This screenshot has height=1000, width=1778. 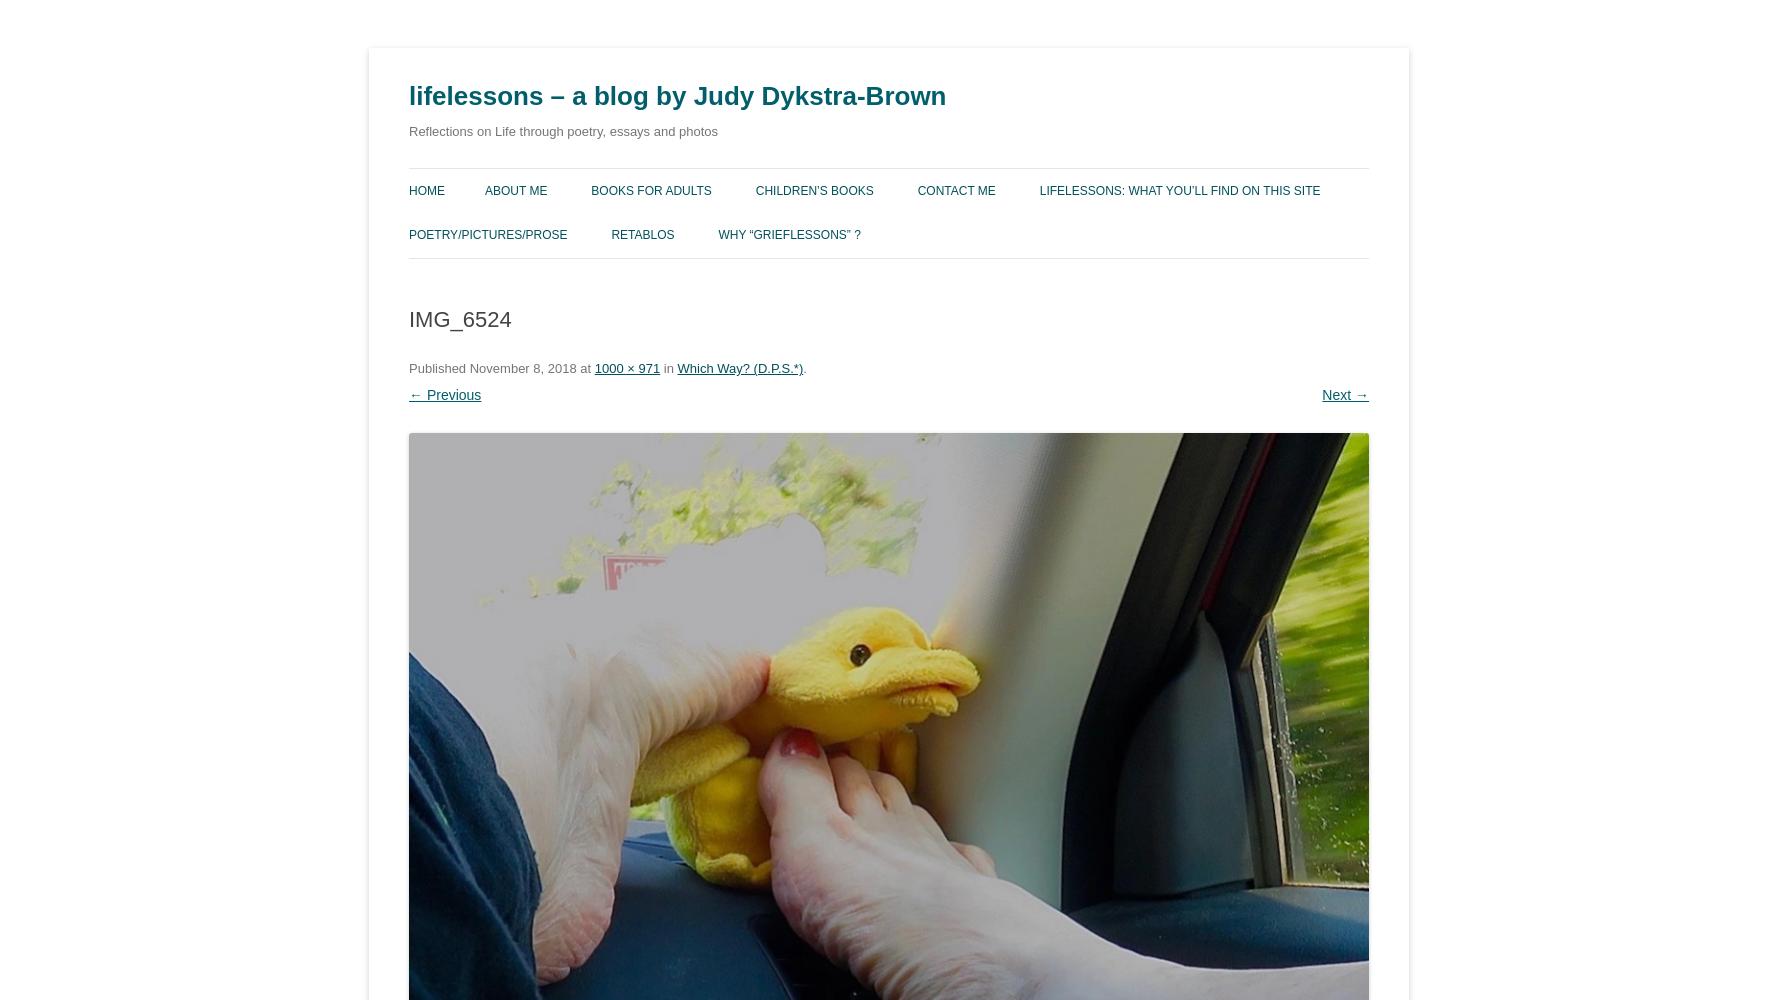 What do you see at coordinates (563, 131) in the screenshot?
I see `'Reflections on Life through poetry, essays and photos'` at bounding box center [563, 131].